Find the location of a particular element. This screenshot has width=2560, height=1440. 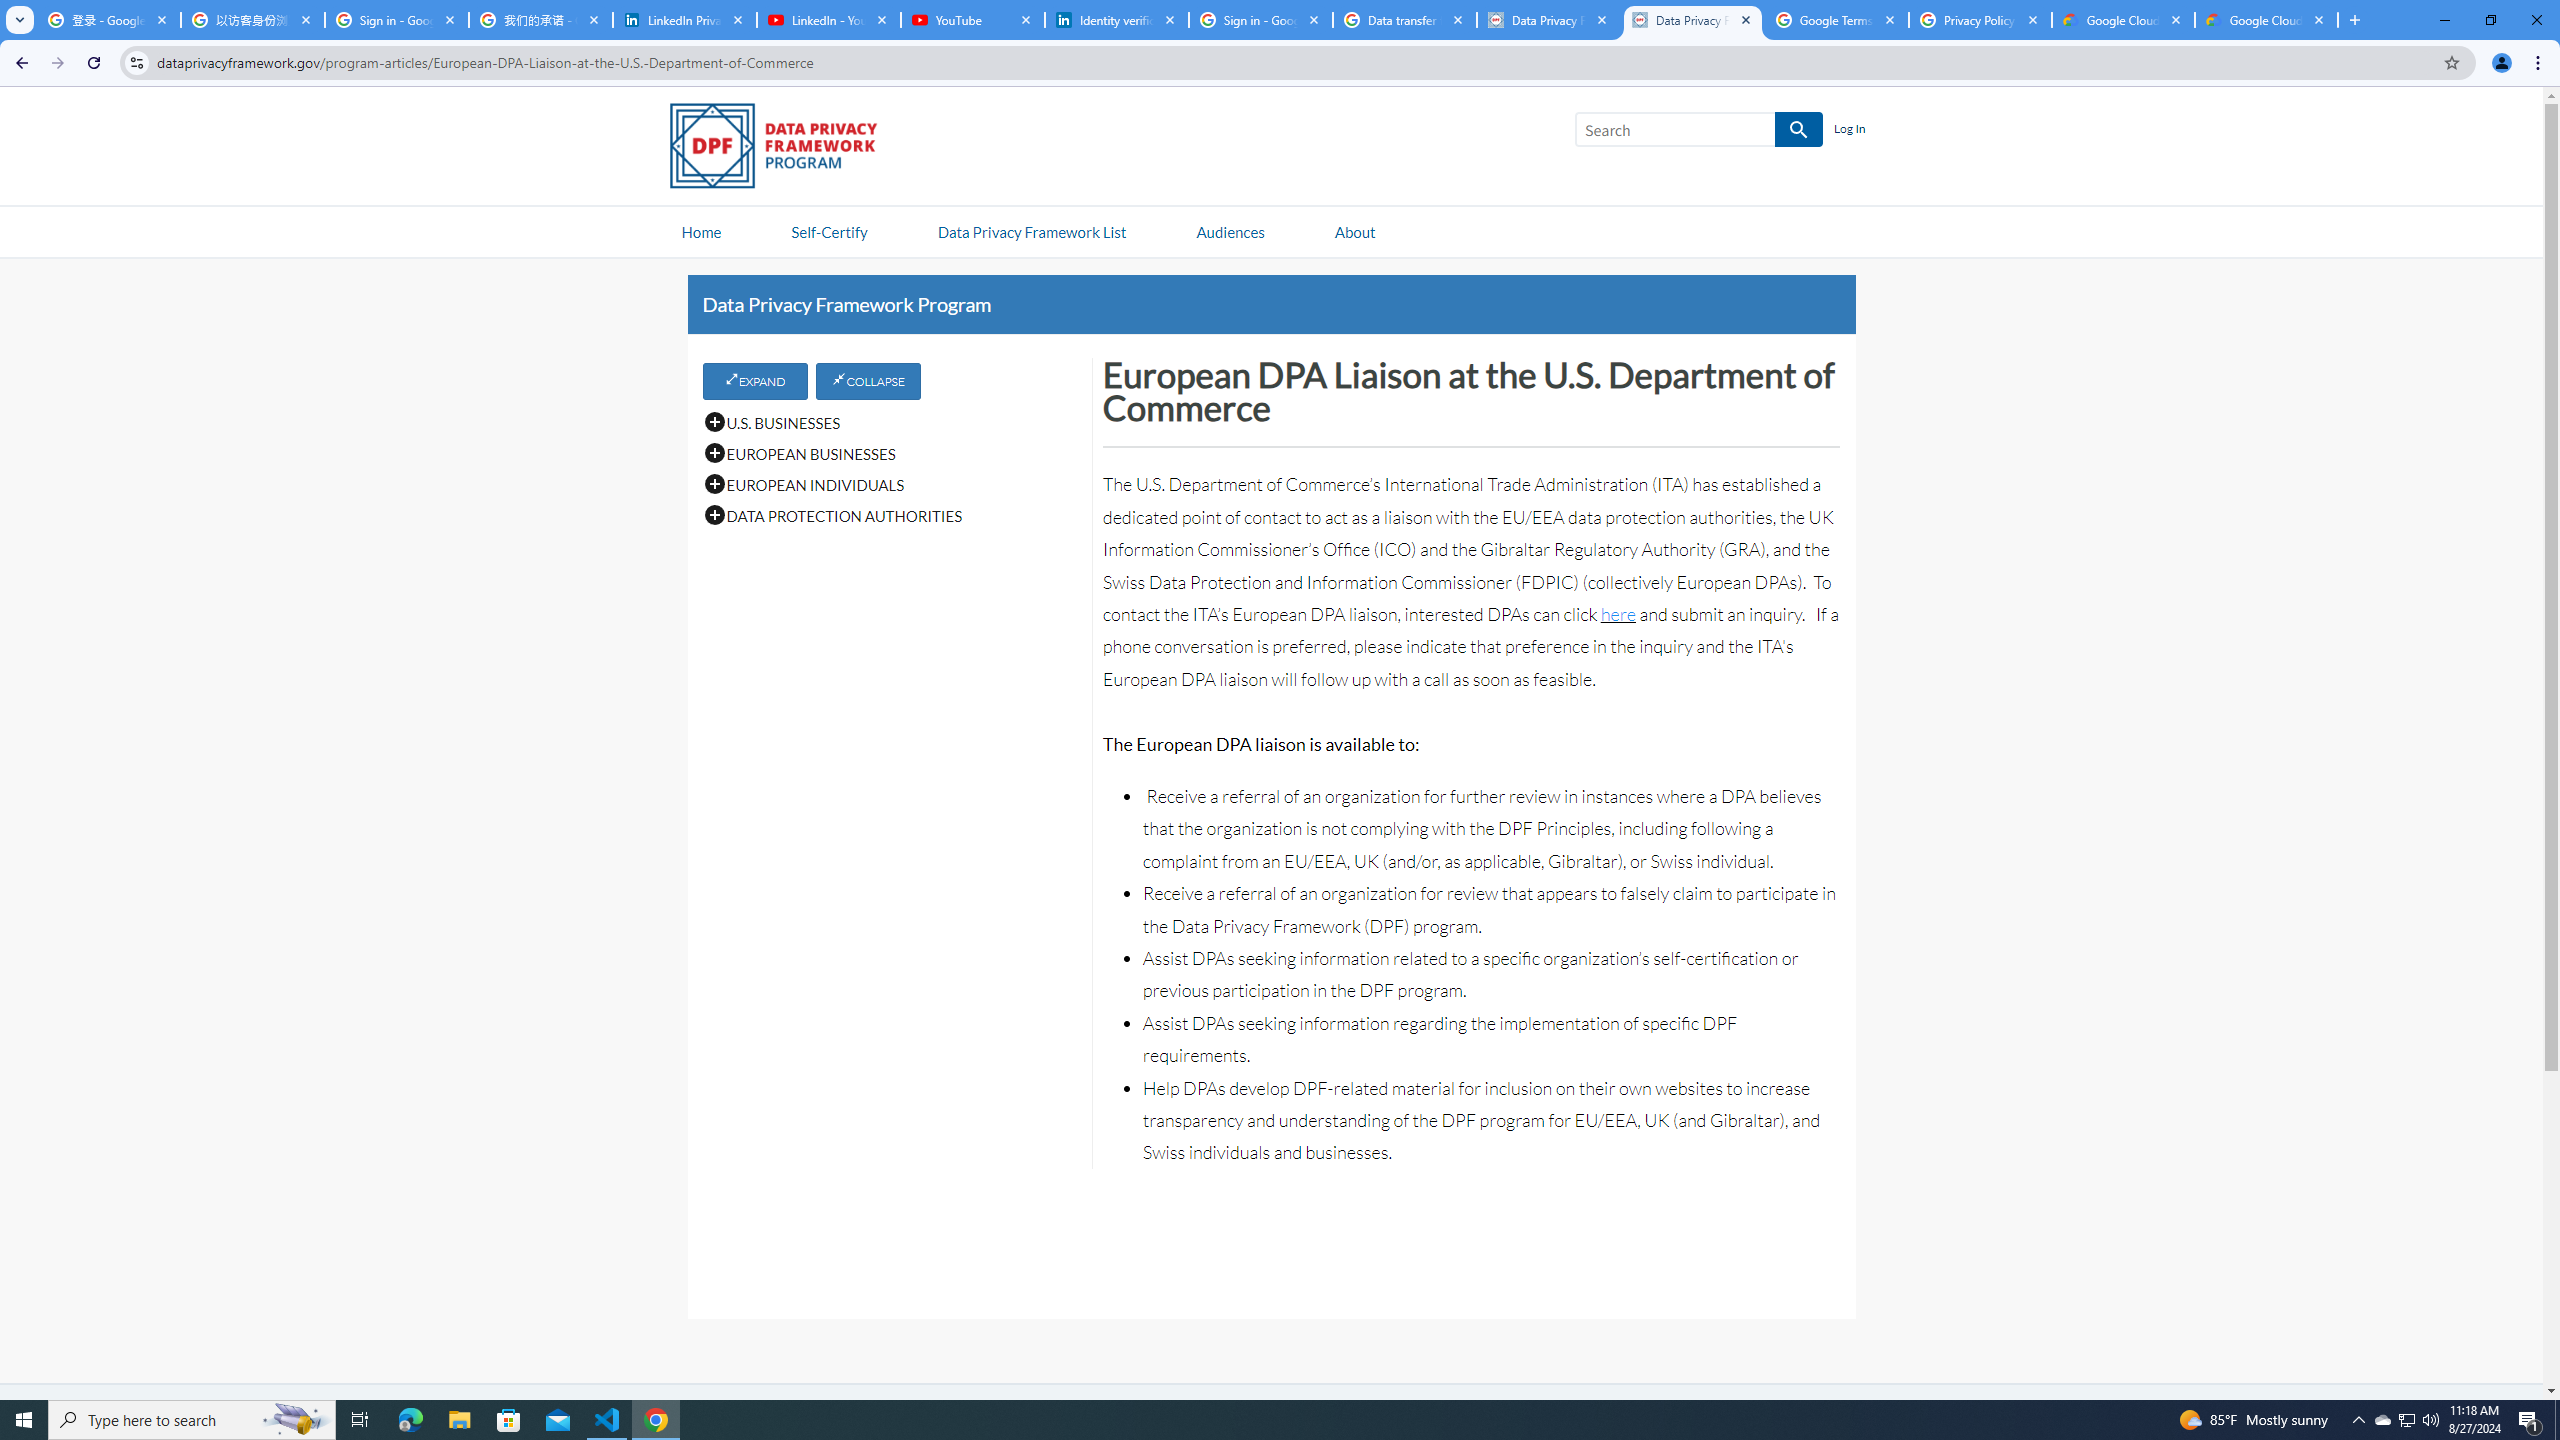

'LinkedIn Privacy Policy' is located at coordinates (684, 19).